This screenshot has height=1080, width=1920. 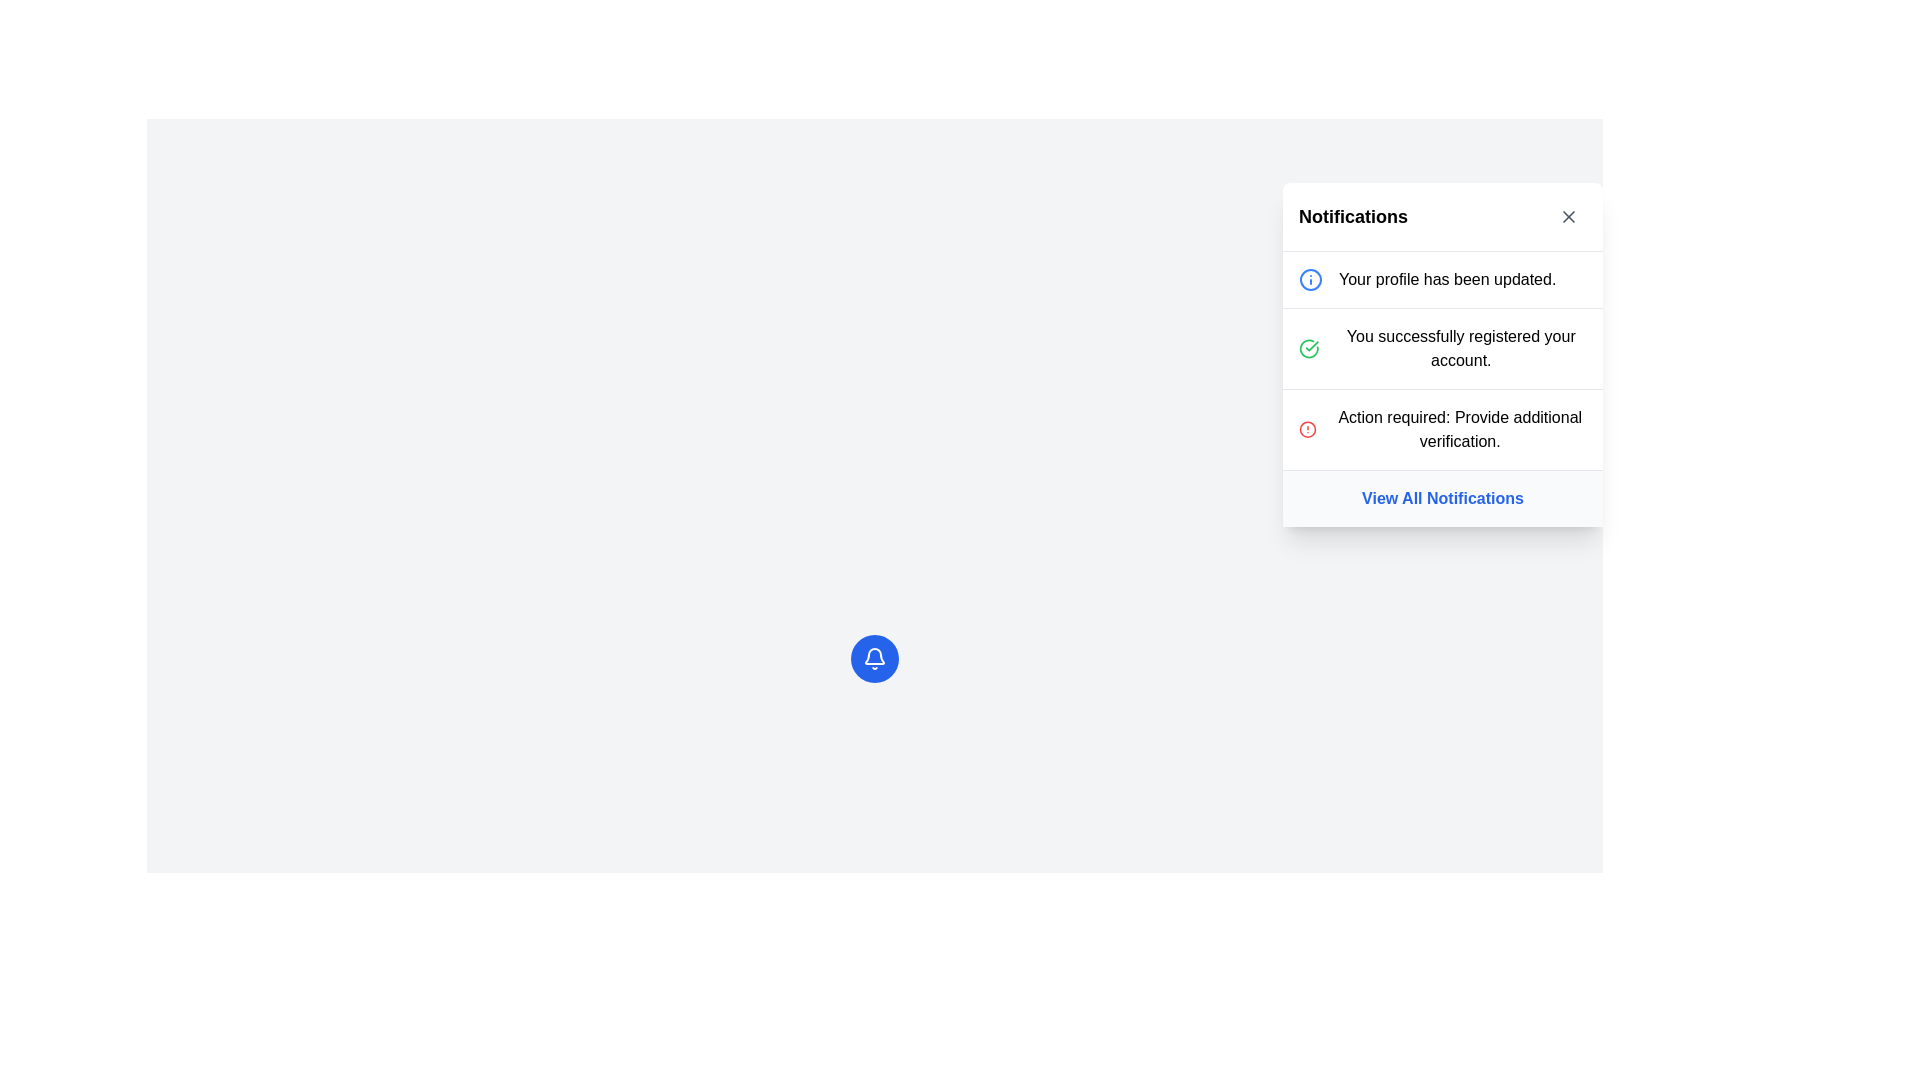 I want to click on the circular close button with a light gray background and a gray 'X' icon located in the top-right corner of the notification panel, so click(x=1568, y=216).